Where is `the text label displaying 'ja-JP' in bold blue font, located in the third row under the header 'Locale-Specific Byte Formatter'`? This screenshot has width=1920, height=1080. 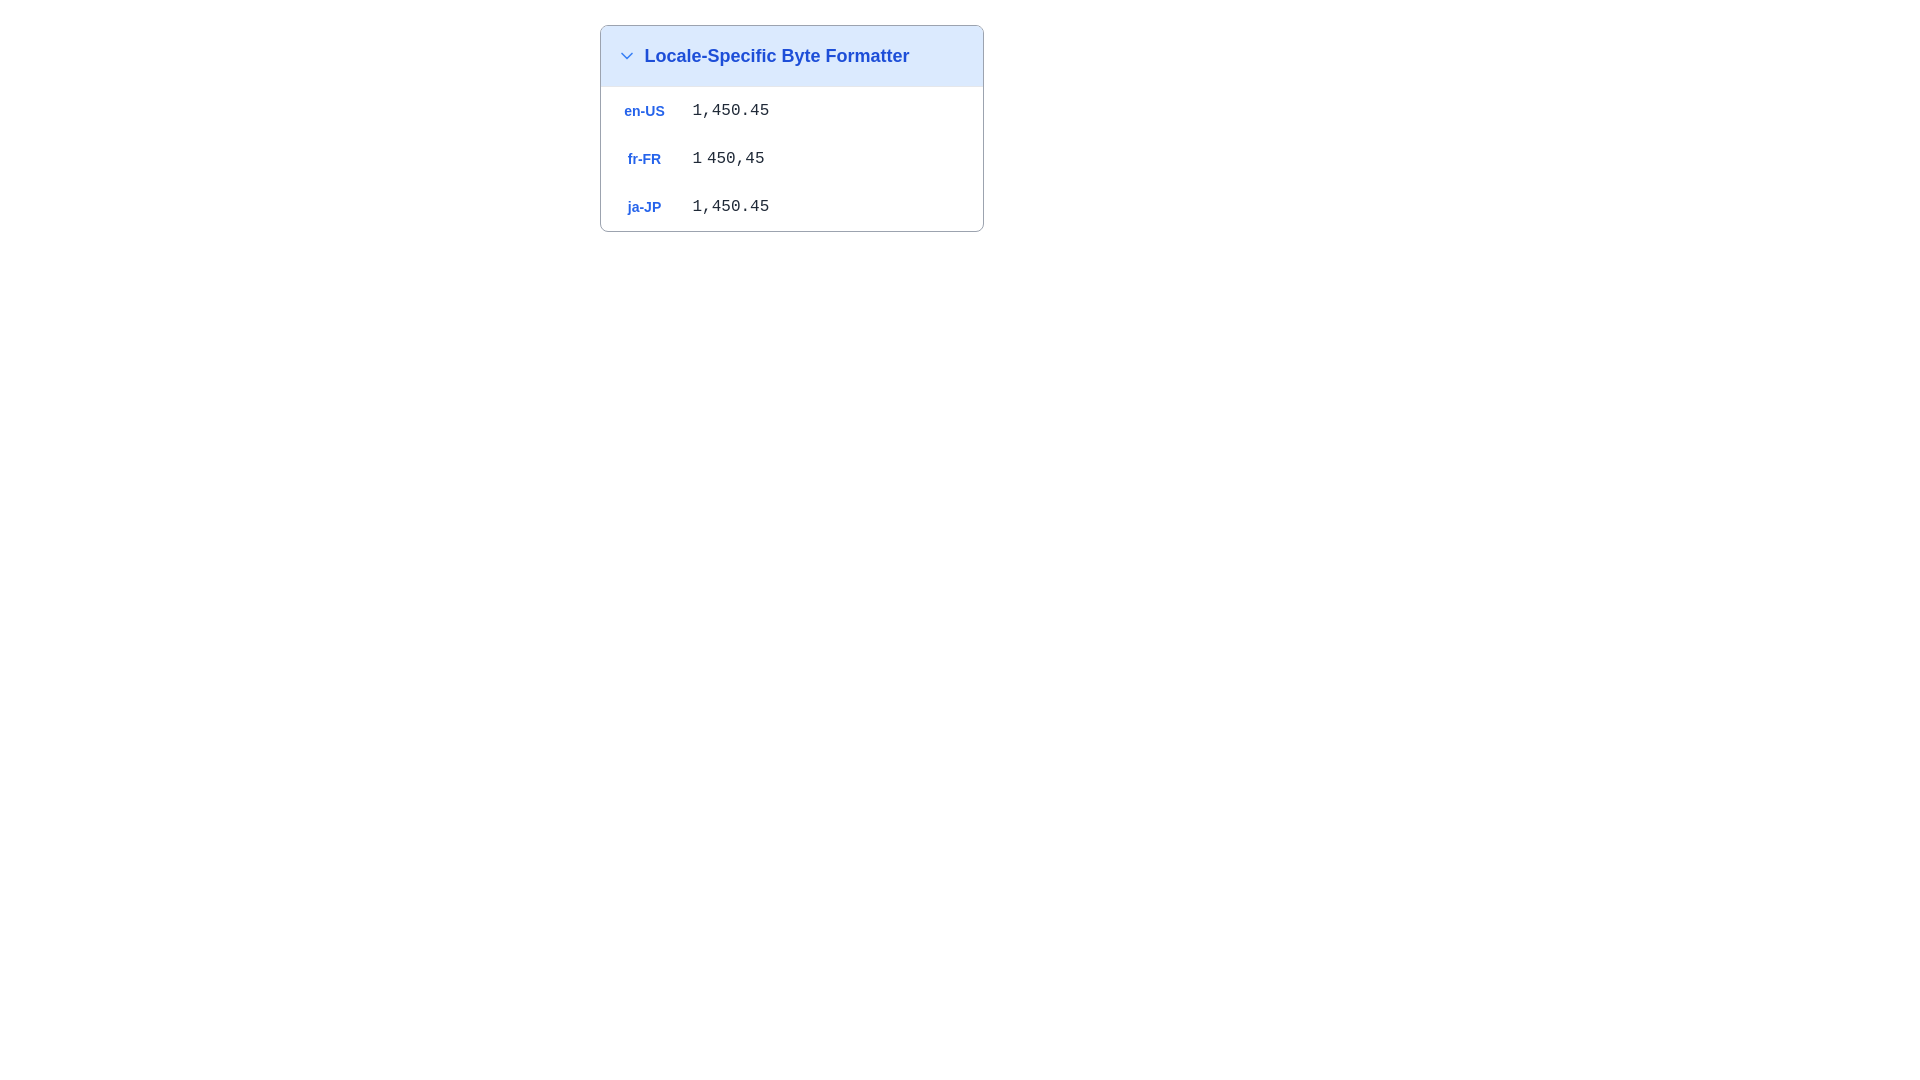 the text label displaying 'ja-JP' in bold blue font, located in the third row under the header 'Locale-Specific Byte Formatter' is located at coordinates (644, 207).